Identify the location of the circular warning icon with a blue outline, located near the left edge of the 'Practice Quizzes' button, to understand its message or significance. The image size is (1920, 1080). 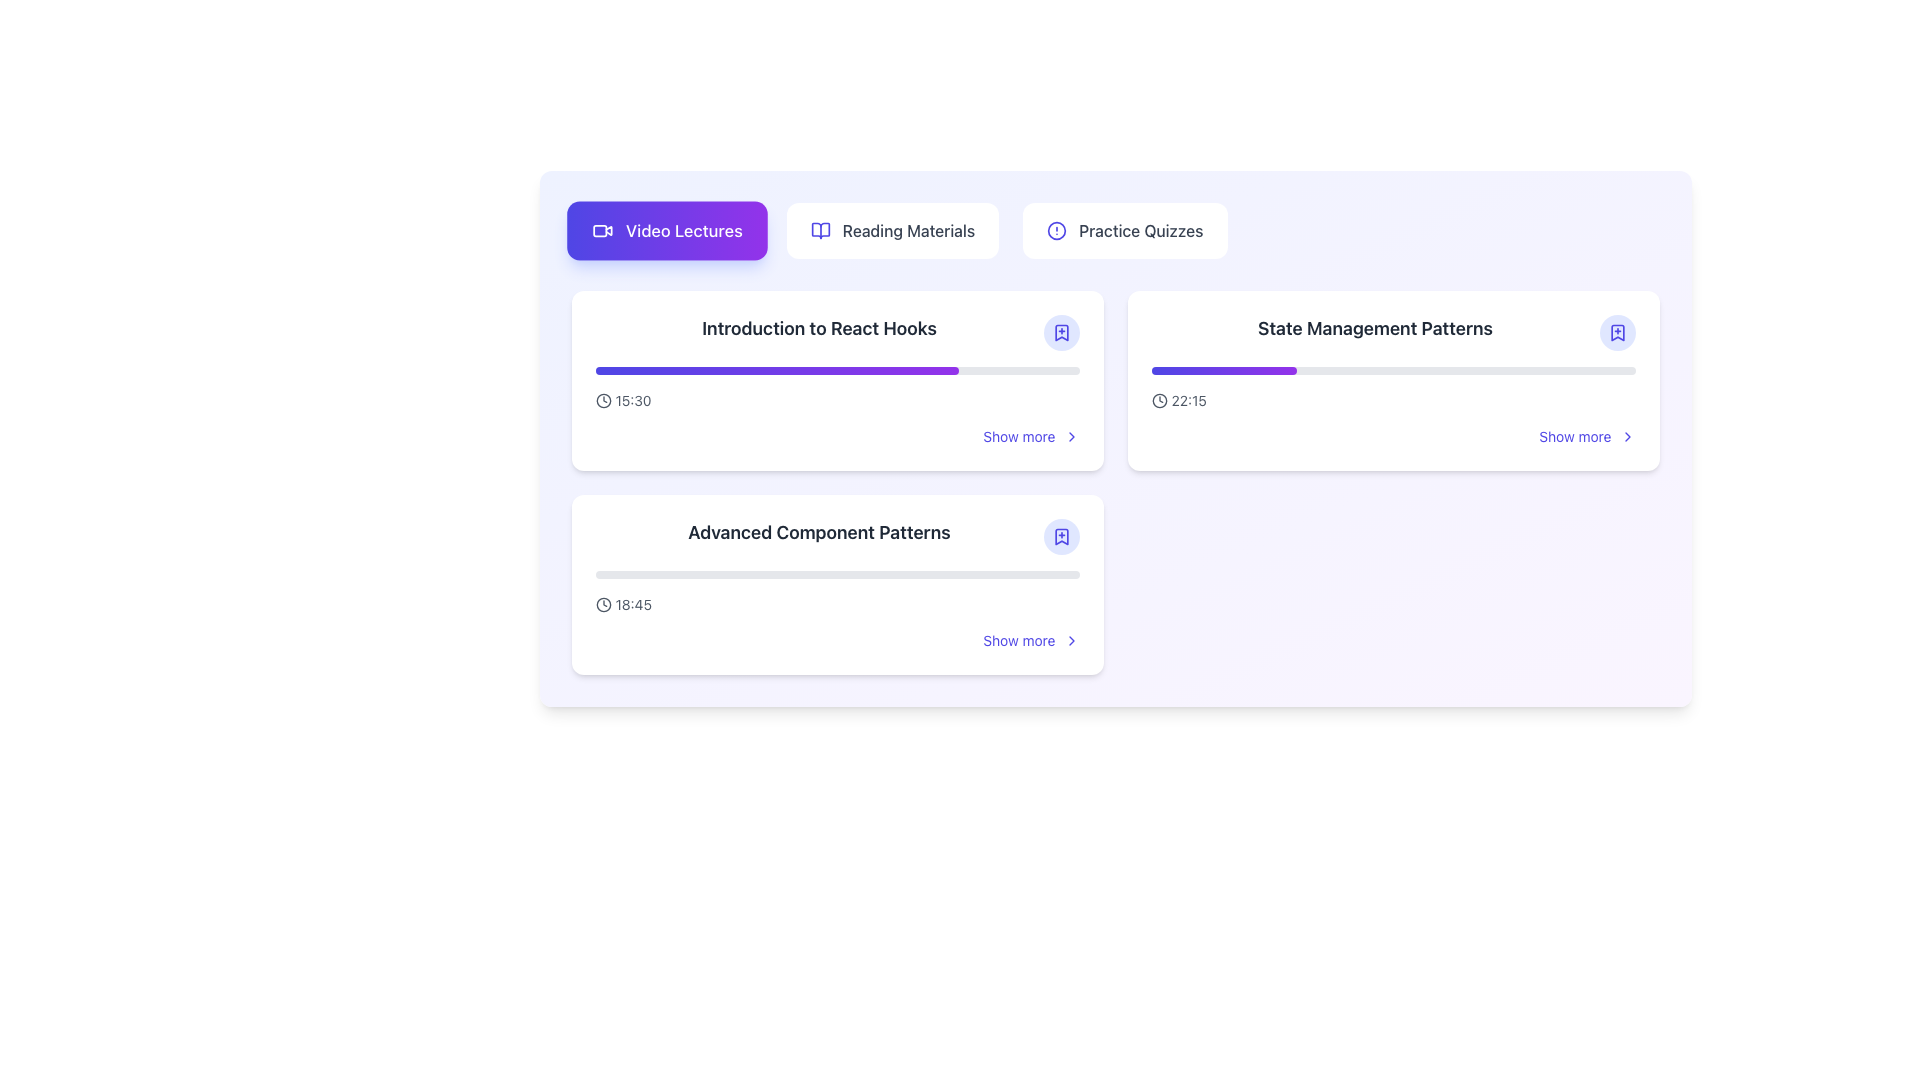
(1056, 230).